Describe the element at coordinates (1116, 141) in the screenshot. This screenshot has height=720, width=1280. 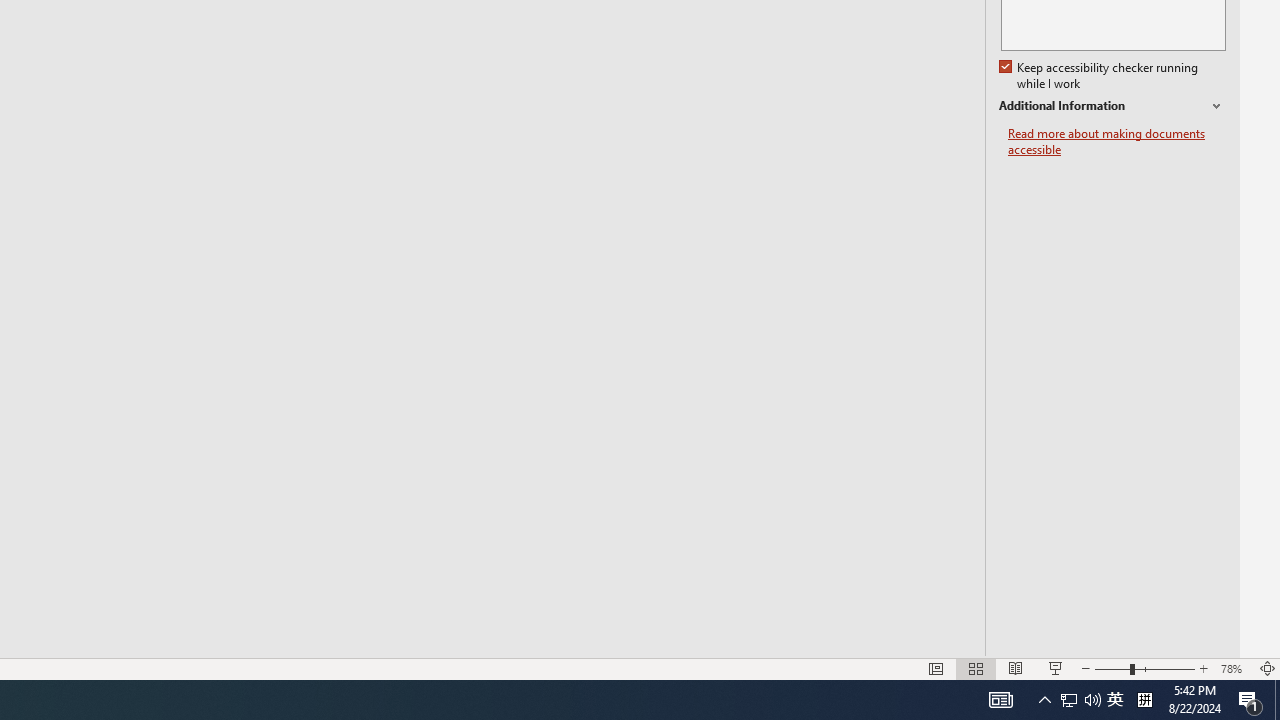
I see `'Read more about making documents accessible'` at that location.